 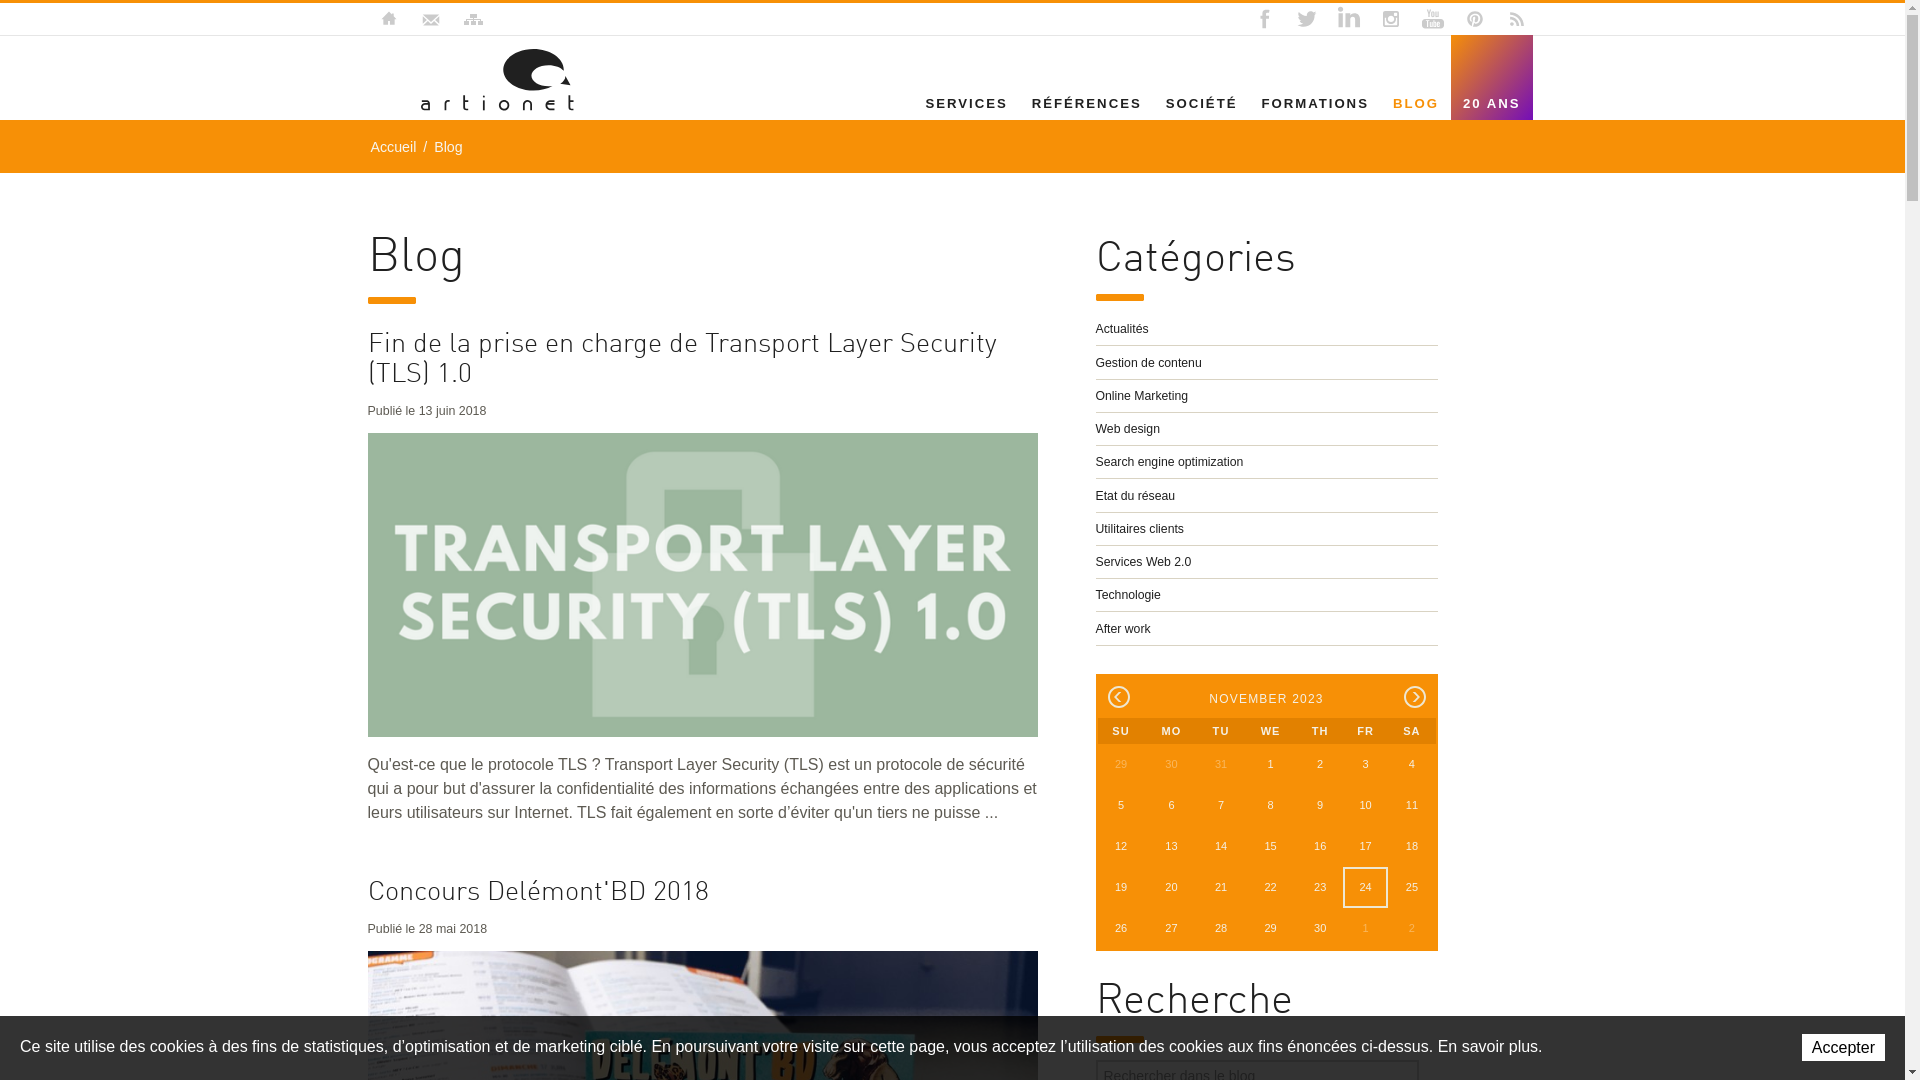 I want to click on 'Plan du site', so click(x=470, y=19).